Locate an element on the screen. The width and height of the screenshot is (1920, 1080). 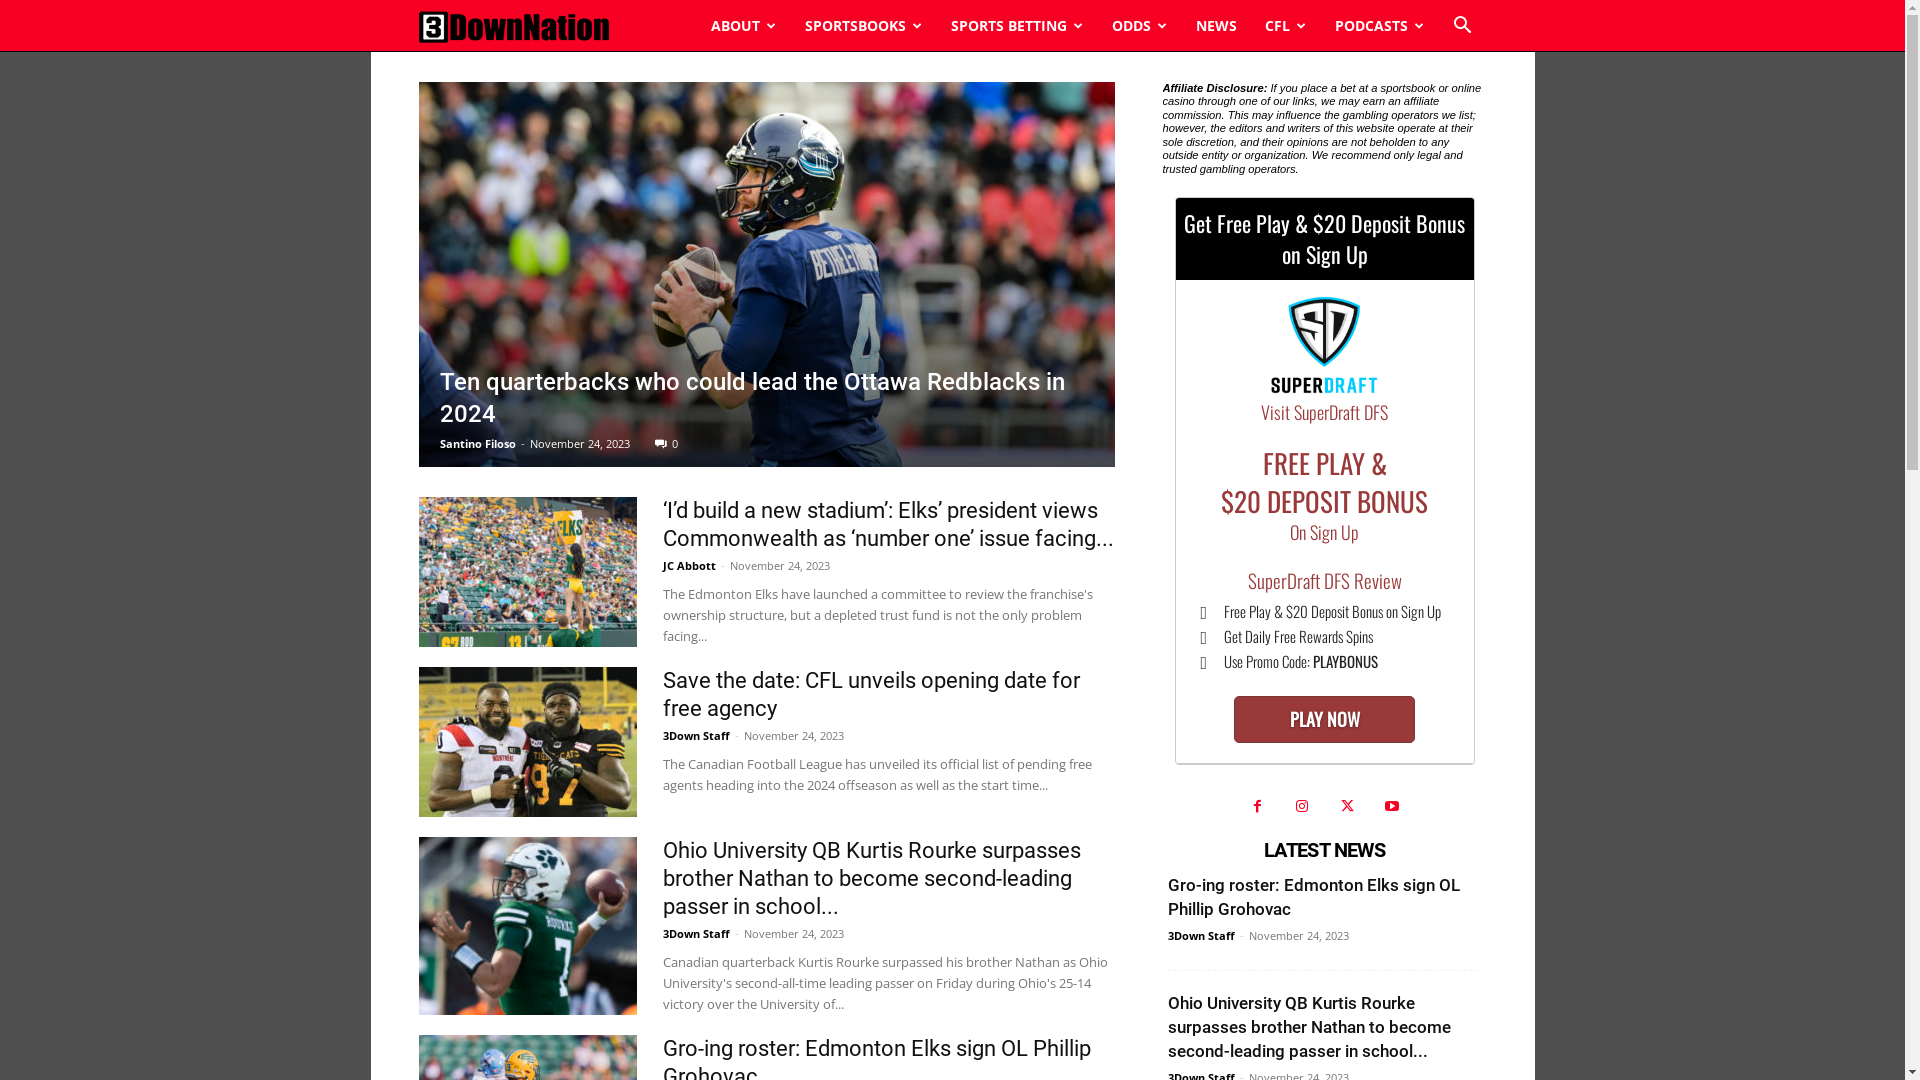
'ODDS' is located at coordinates (1140, 26).